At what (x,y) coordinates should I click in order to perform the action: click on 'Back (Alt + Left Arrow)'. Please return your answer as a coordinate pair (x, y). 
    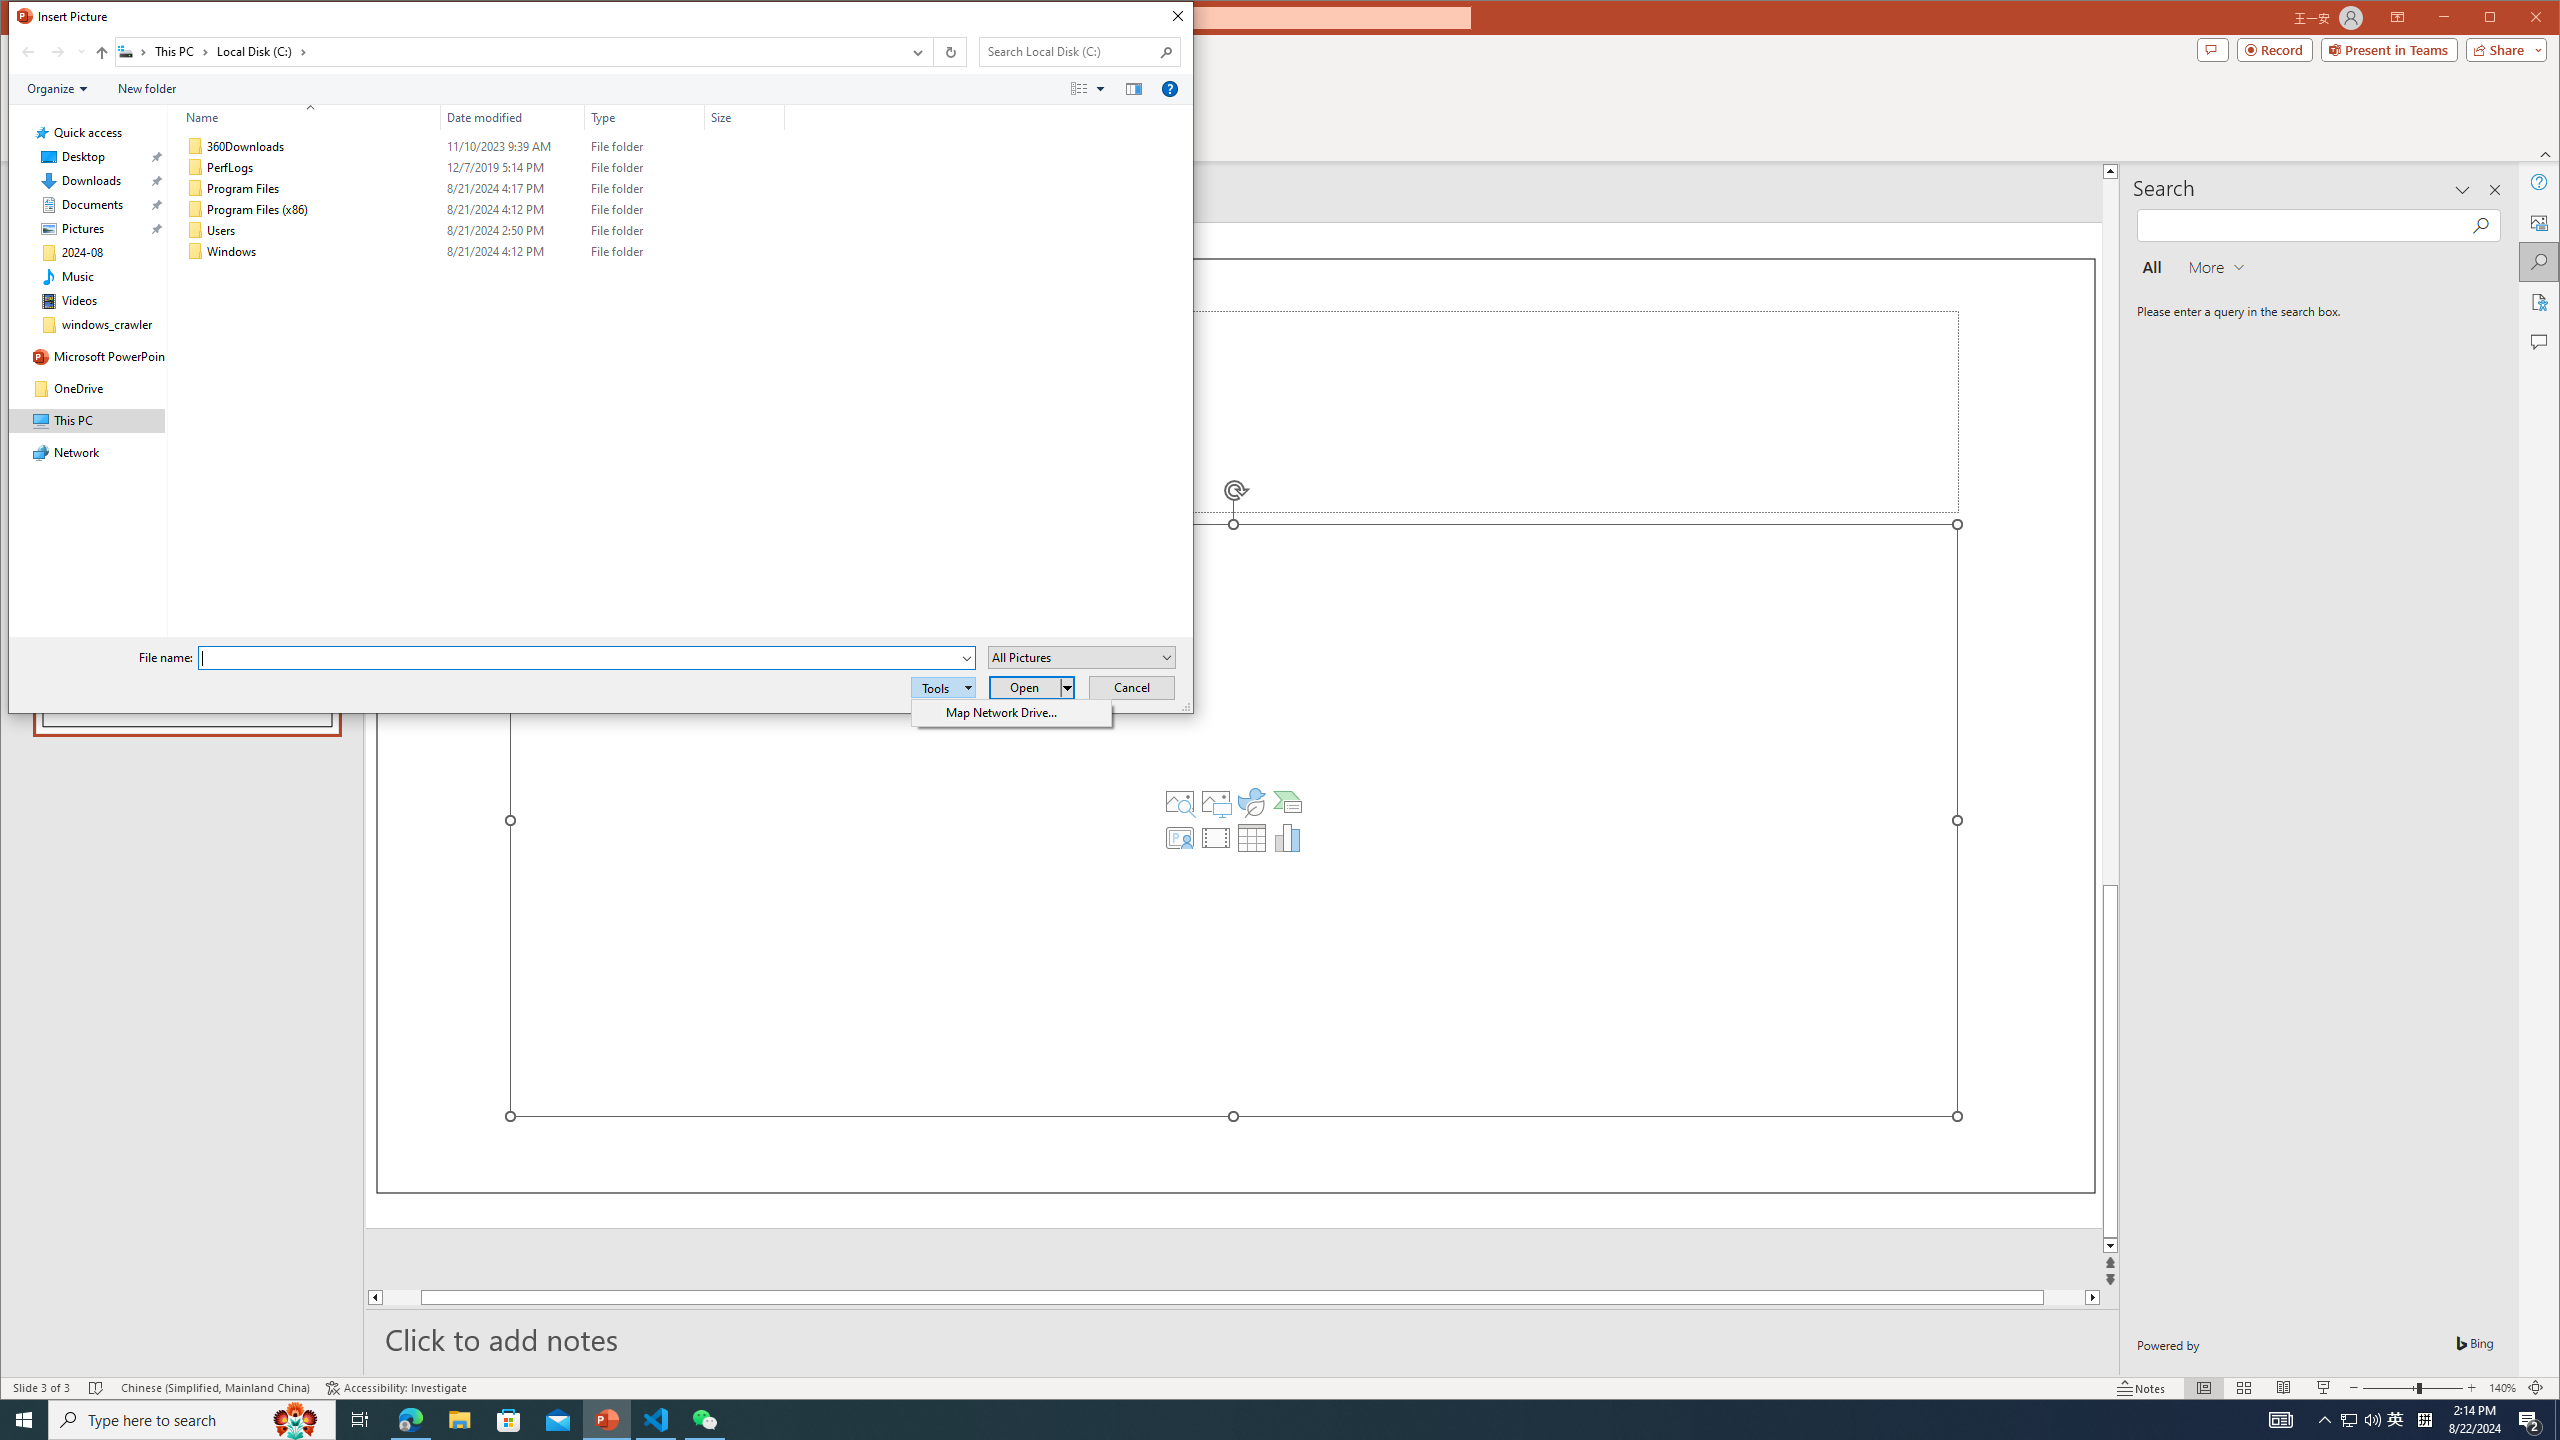
    Looking at the image, I should click on (28, 51).